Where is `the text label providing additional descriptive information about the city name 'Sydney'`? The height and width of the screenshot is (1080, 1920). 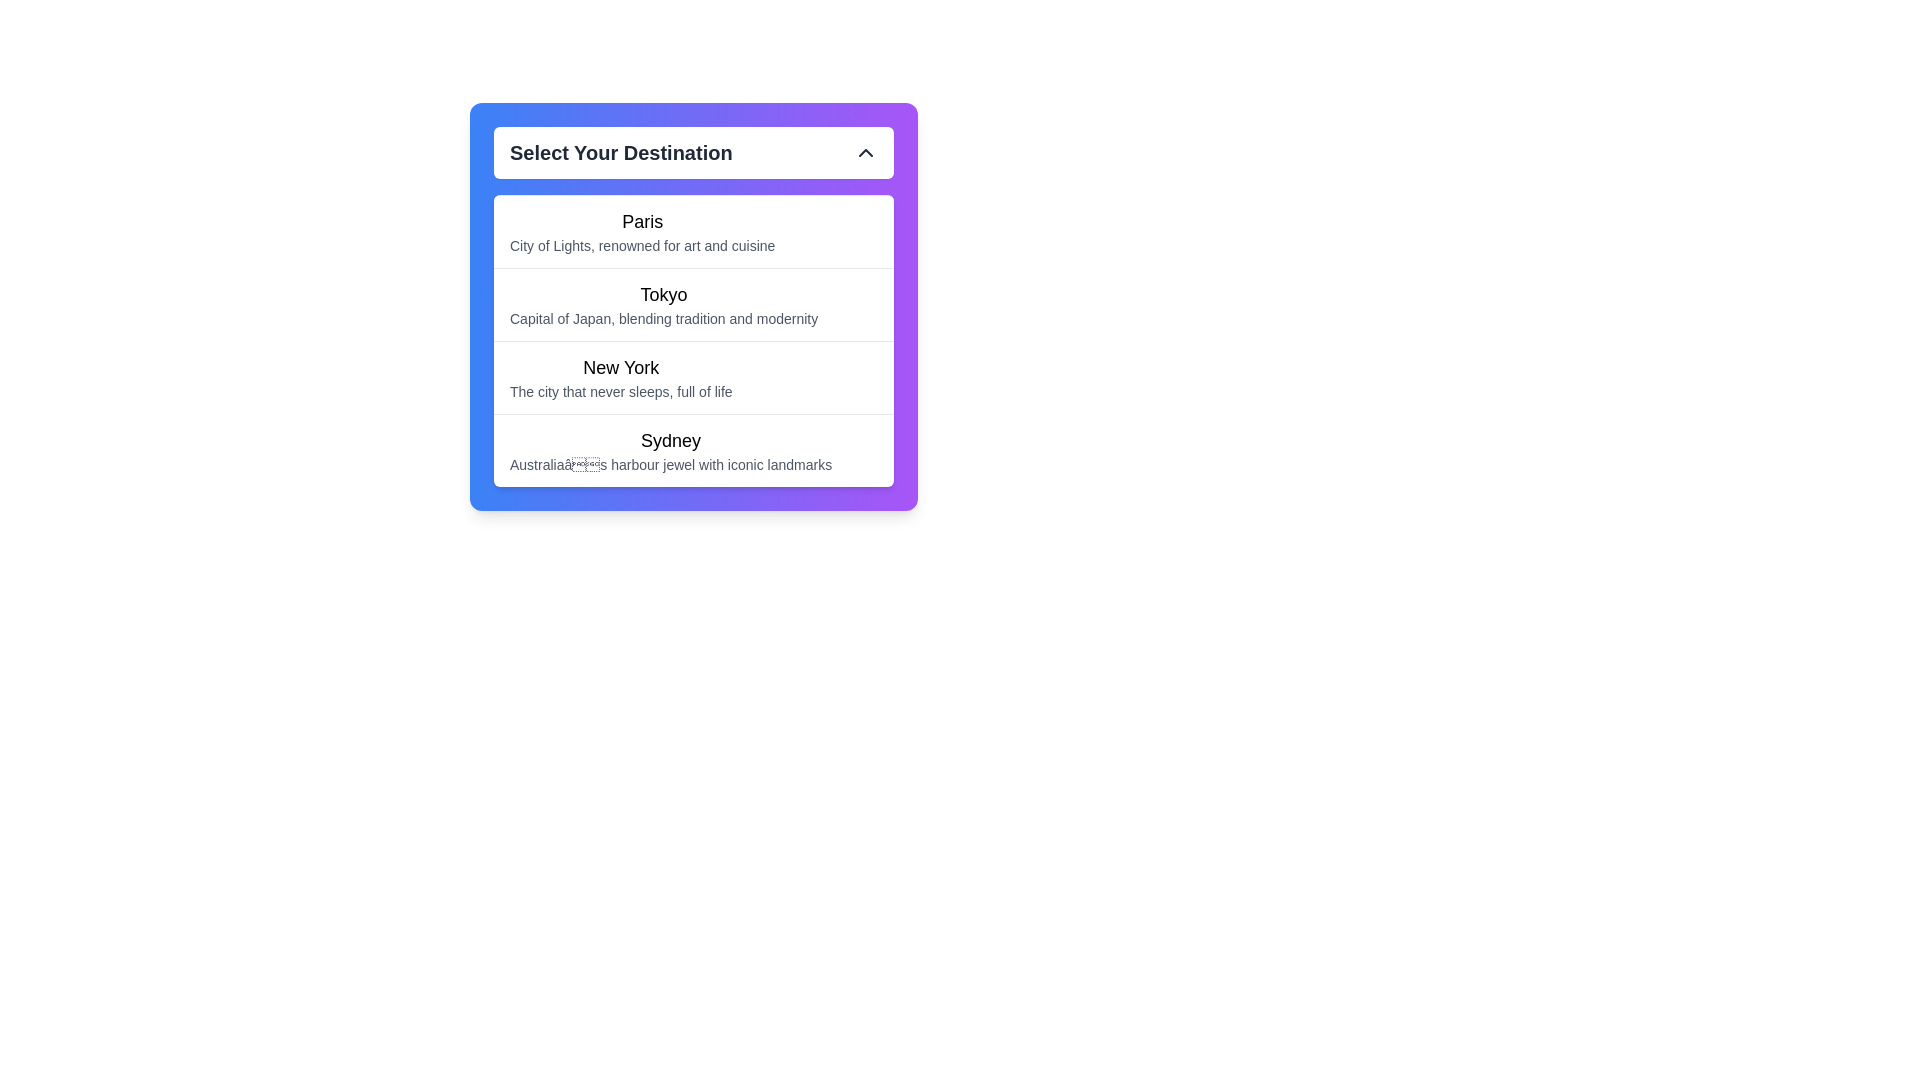
the text label providing additional descriptive information about the city name 'Sydney' is located at coordinates (671, 465).